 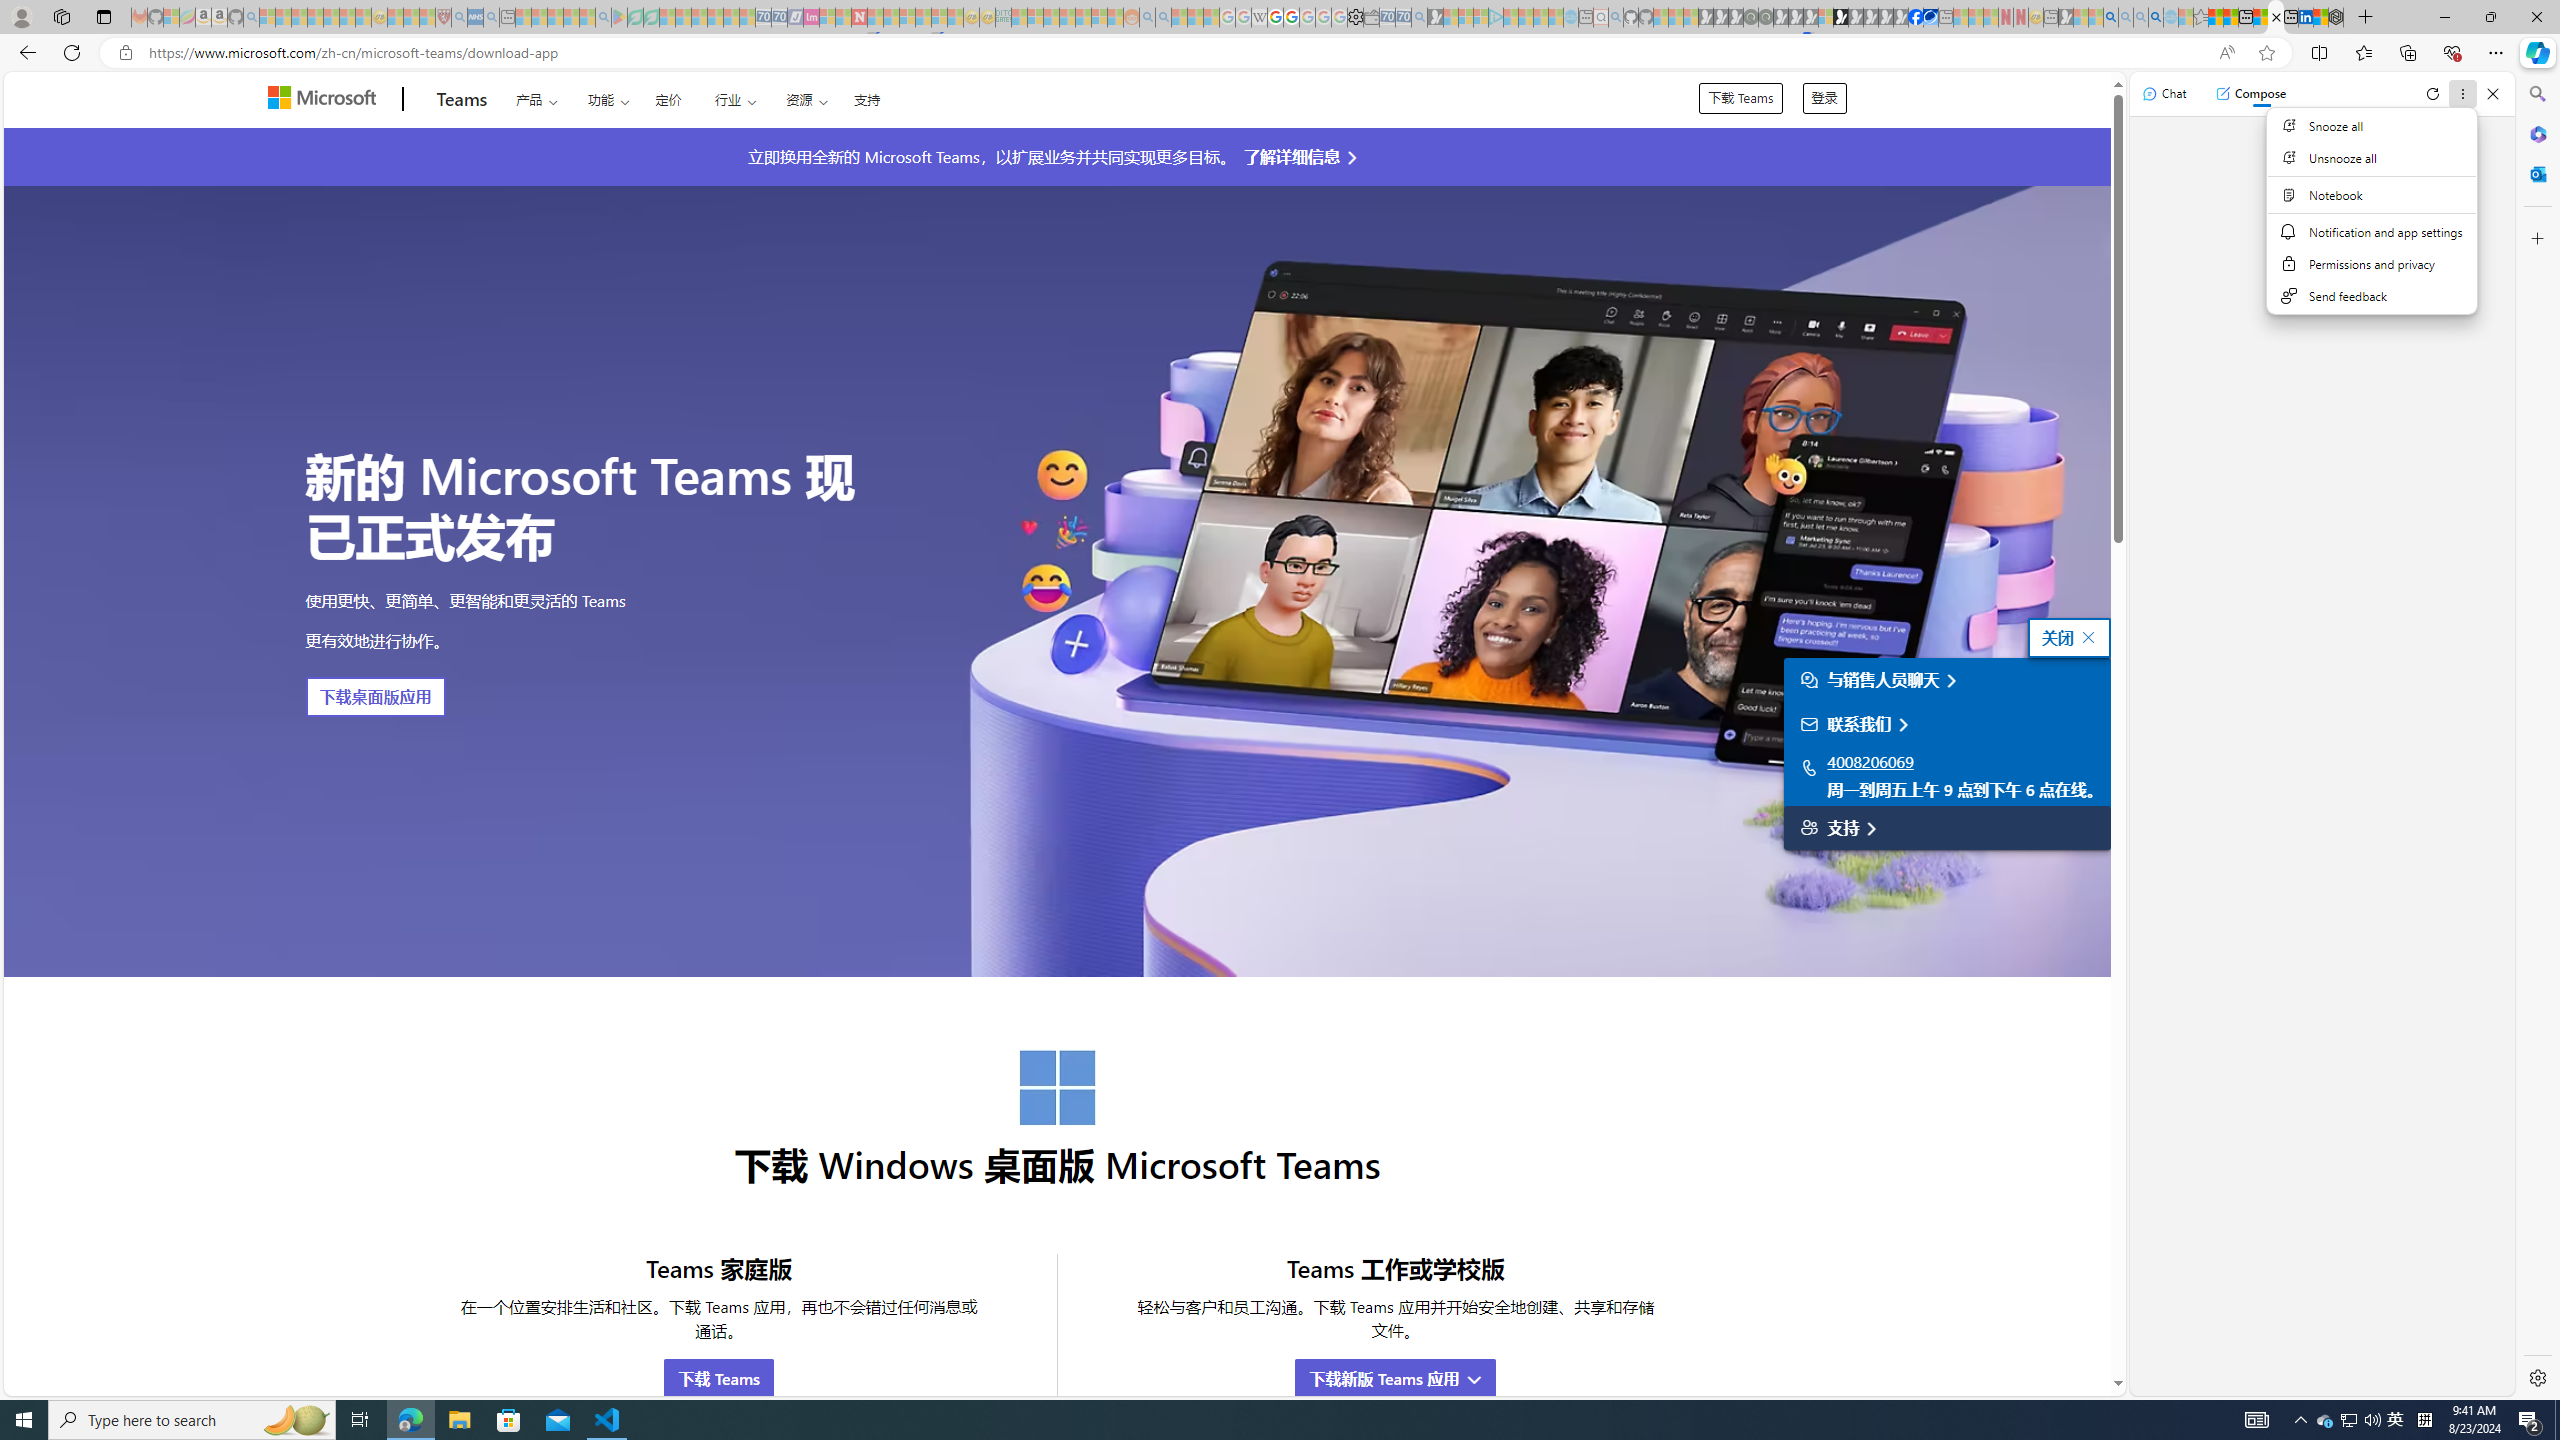 What do you see at coordinates (461, 99) in the screenshot?
I see `'Teams'` at bounding box center [461, 99].